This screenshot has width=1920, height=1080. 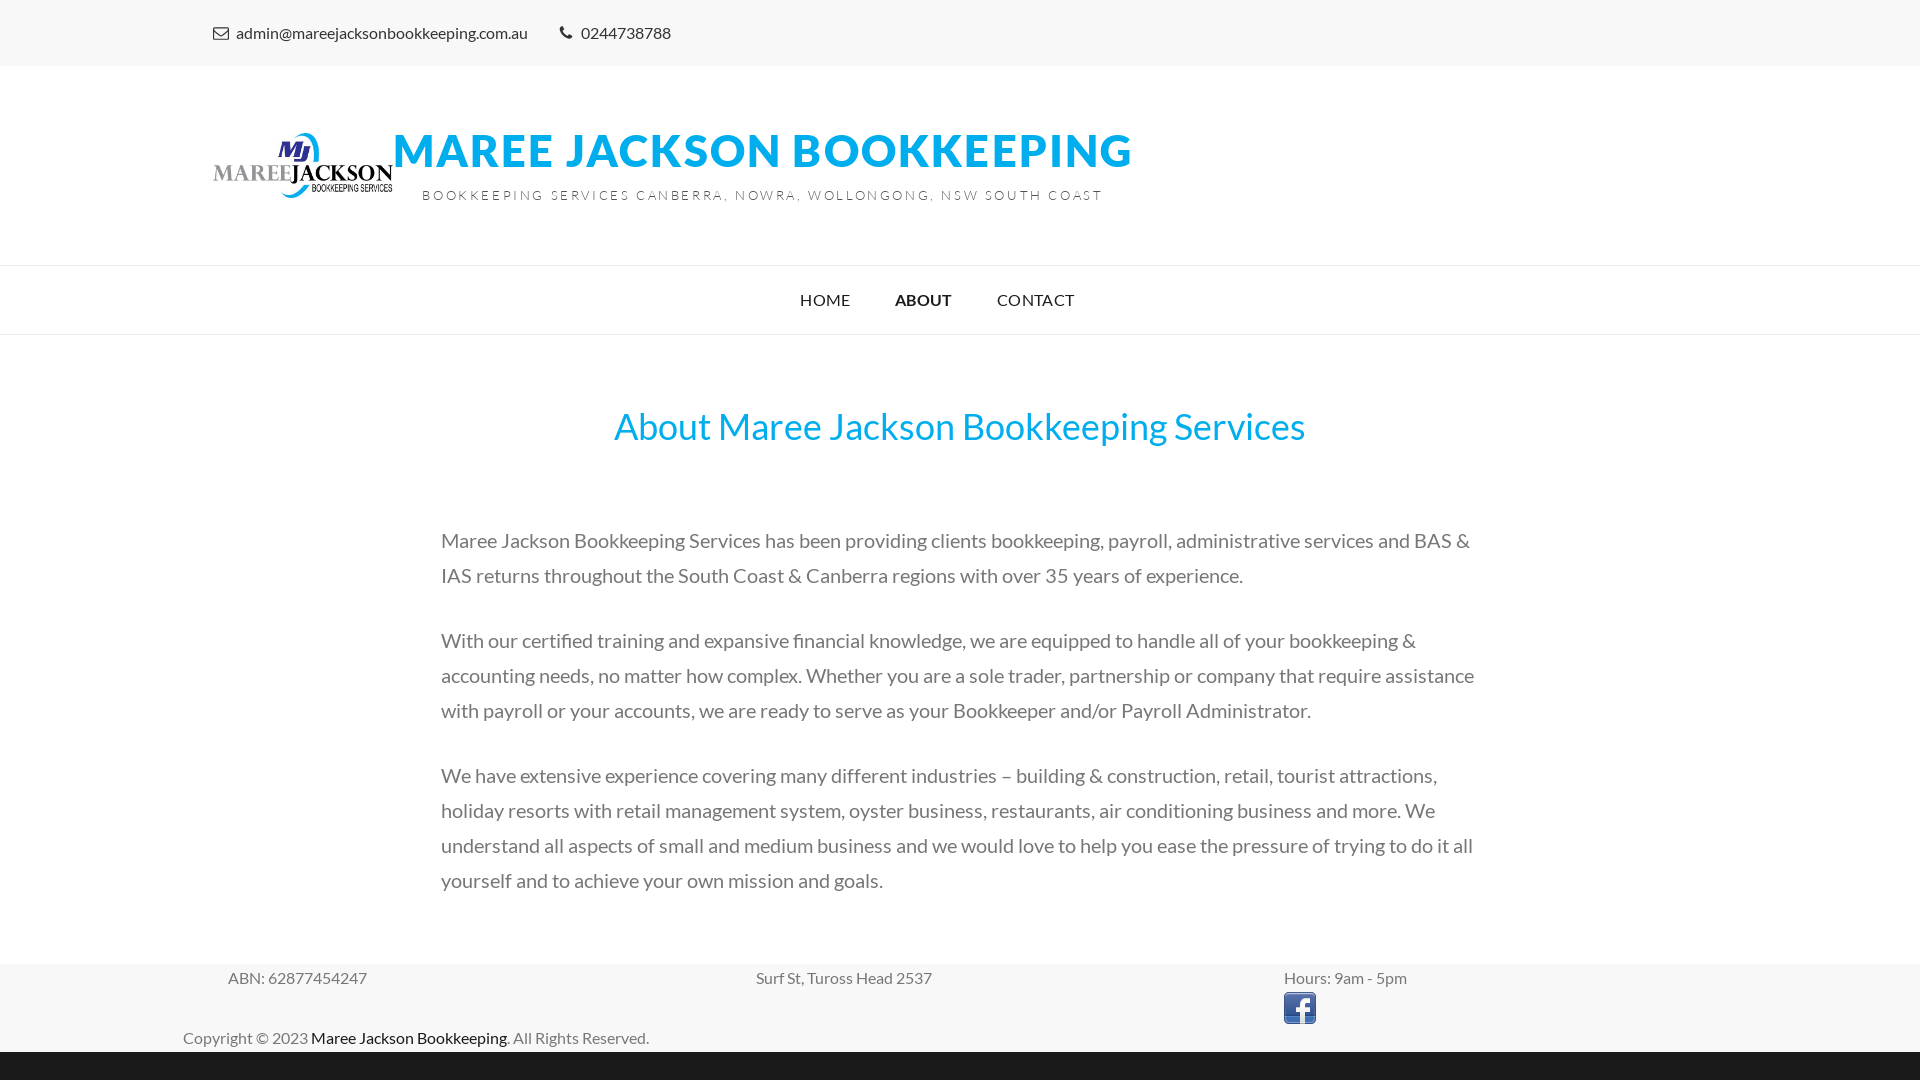 I want to click on 'CONTACT', so click(x=1036, y=300).